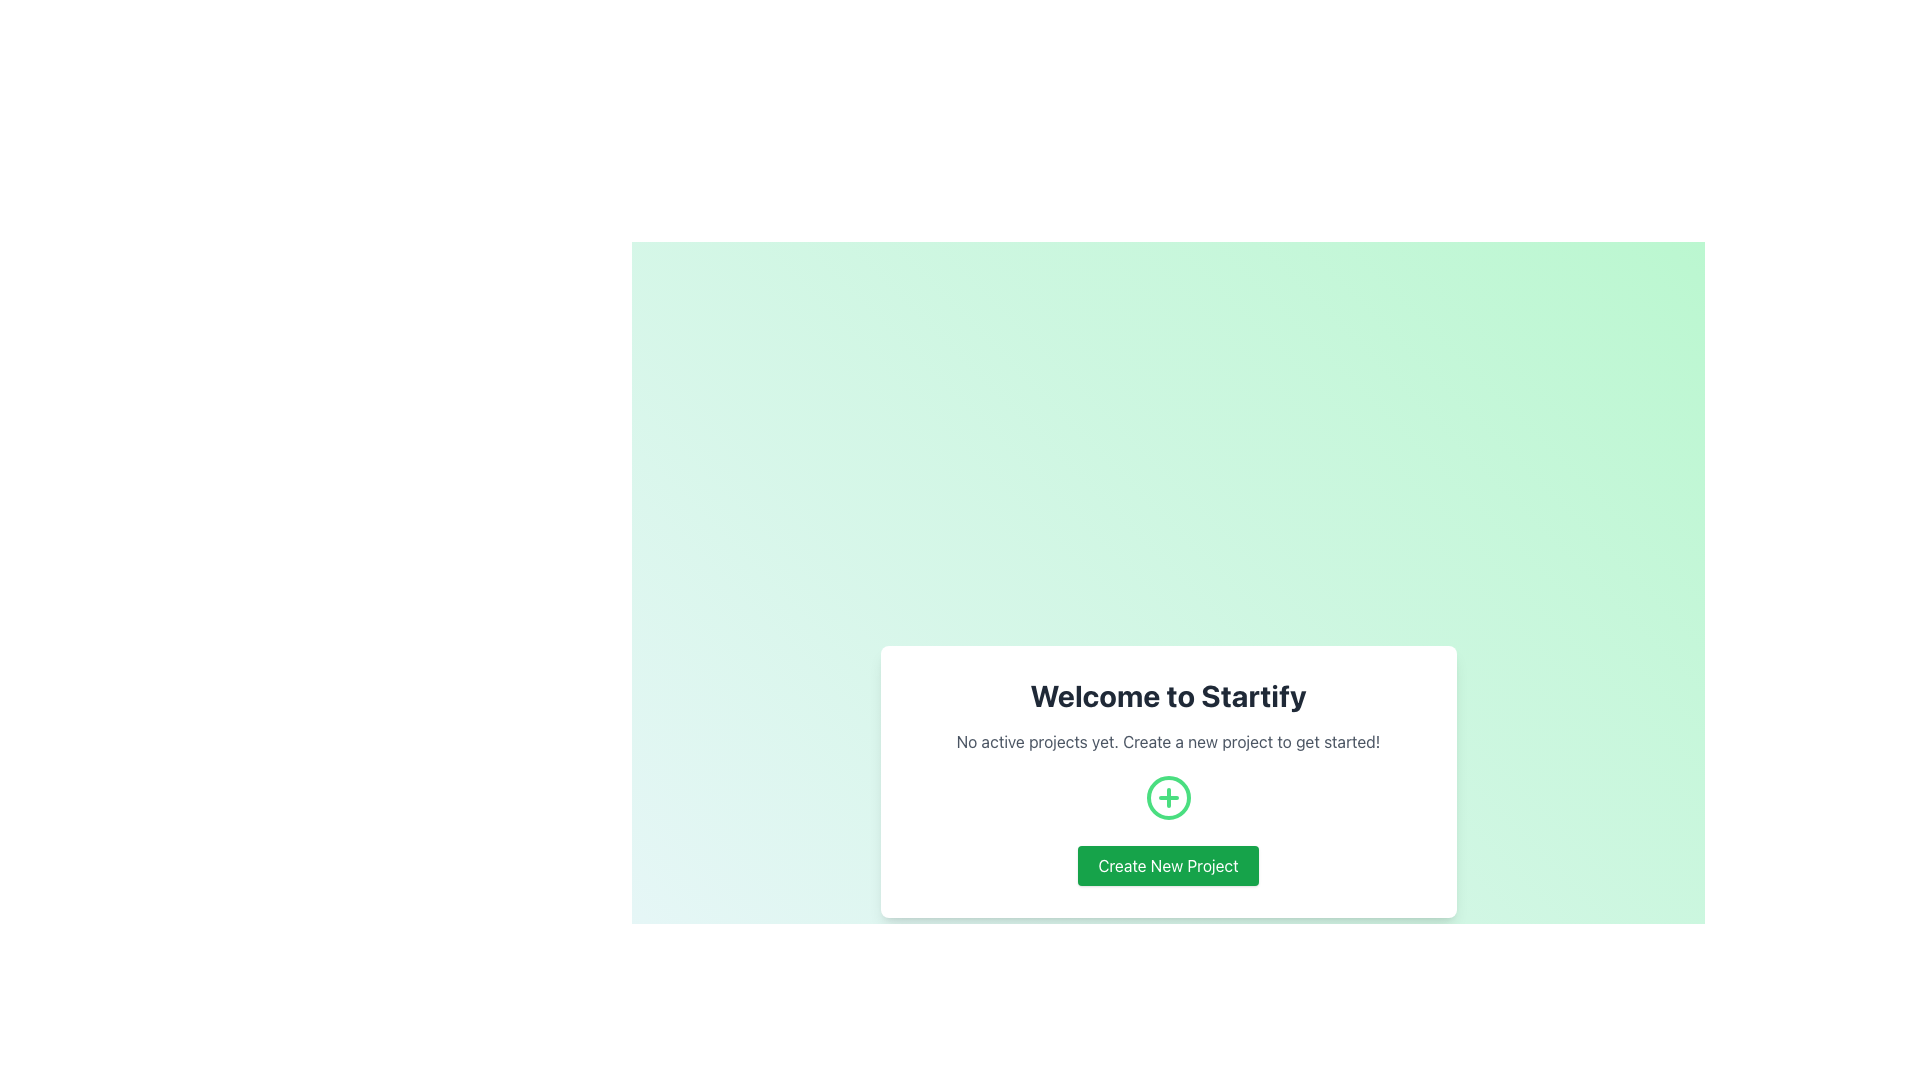  I want to click on the 'Create New Project' button located at the bottom center of the 'Welcome, so click(1168, 865).